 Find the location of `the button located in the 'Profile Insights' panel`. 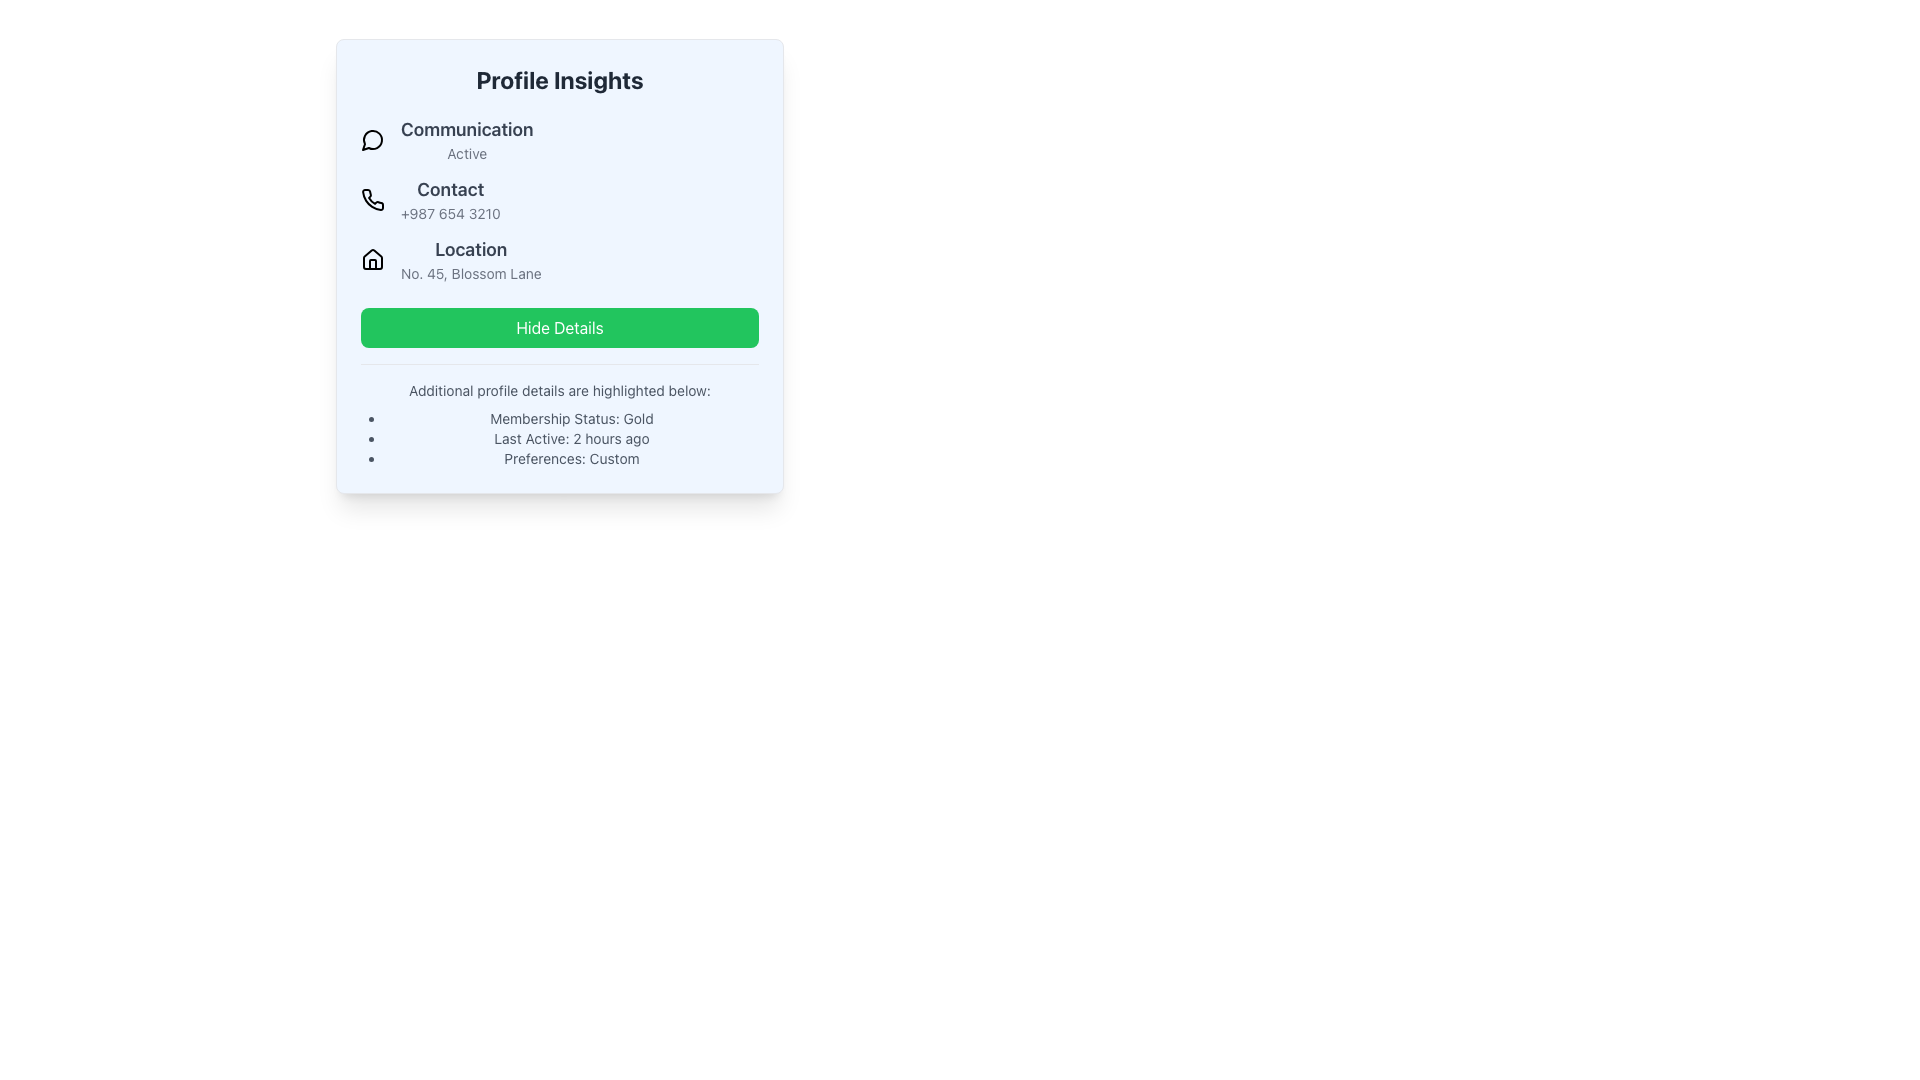

the button located in the 'Profile Insights' panel is located at coordinates (560, 326).